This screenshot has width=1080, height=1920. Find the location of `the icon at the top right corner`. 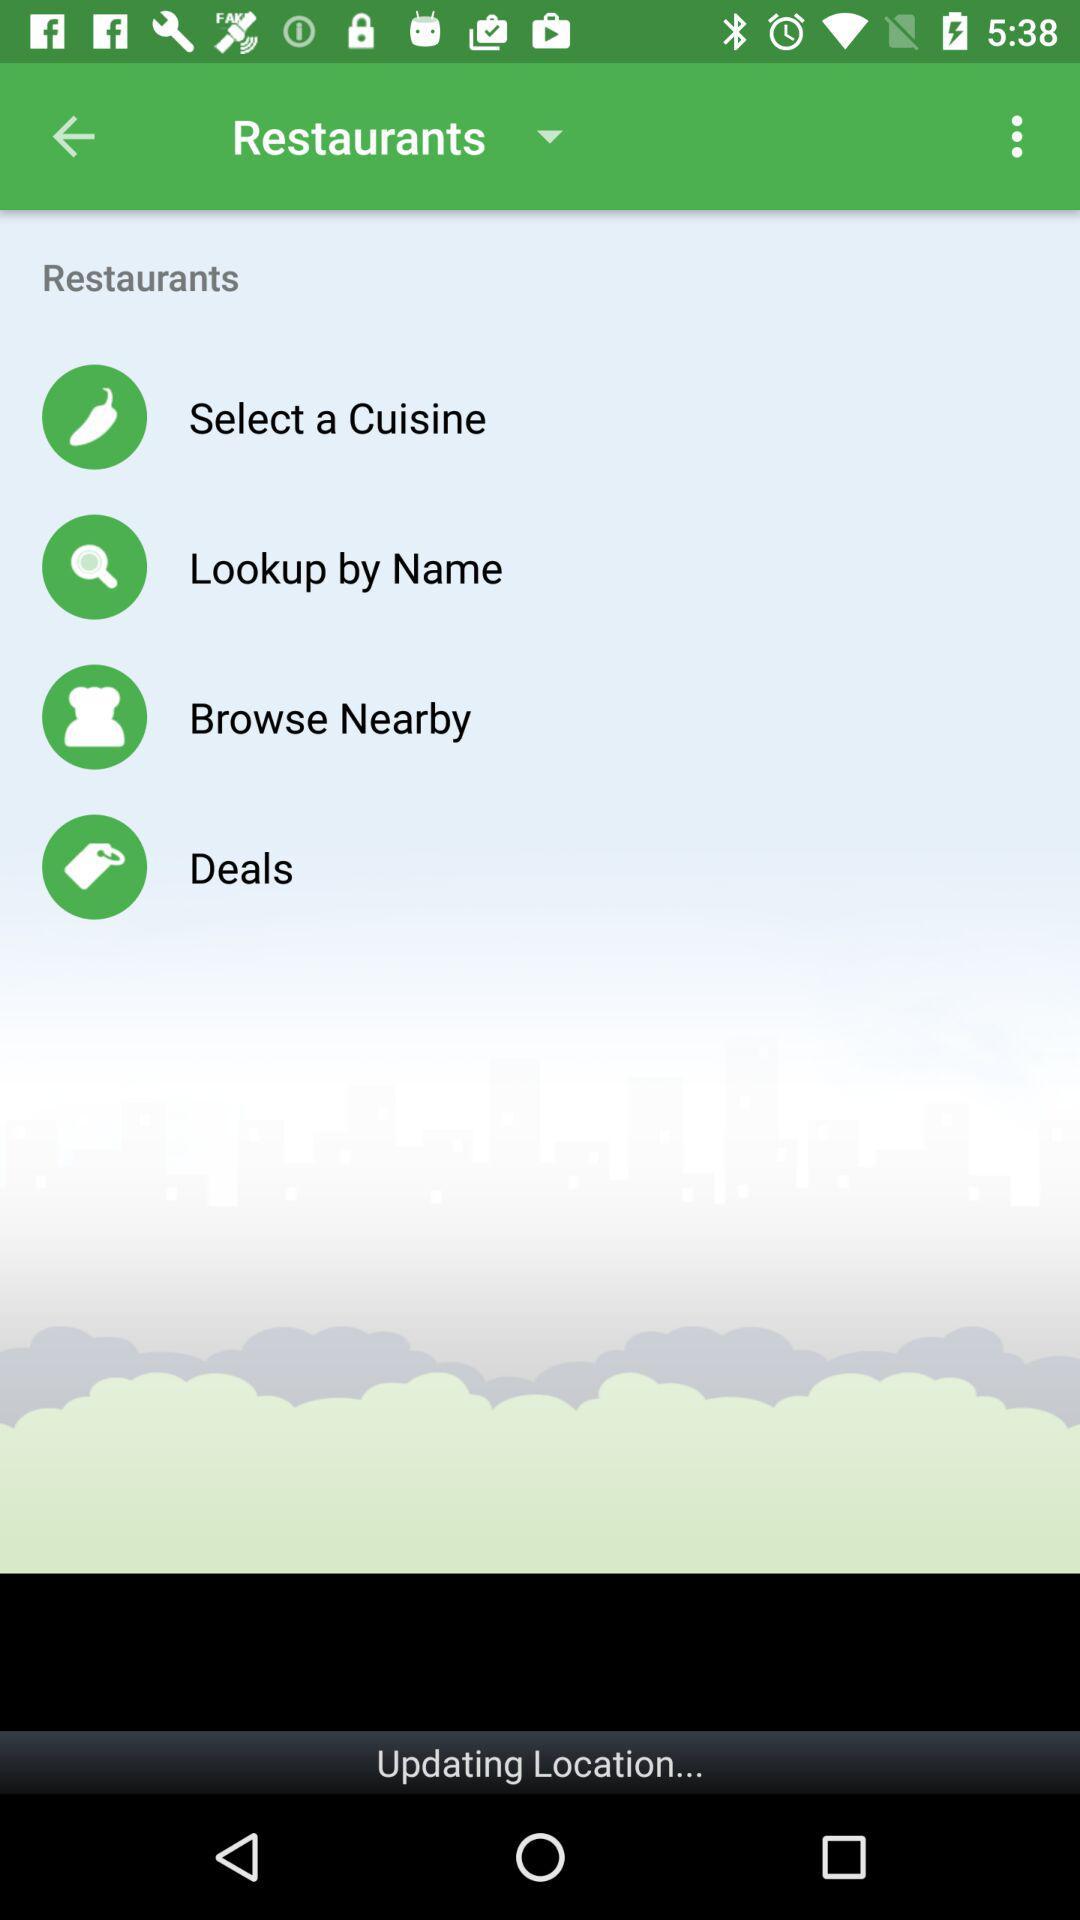

the icon at the top right corner is located at coordinates (1017, 135).